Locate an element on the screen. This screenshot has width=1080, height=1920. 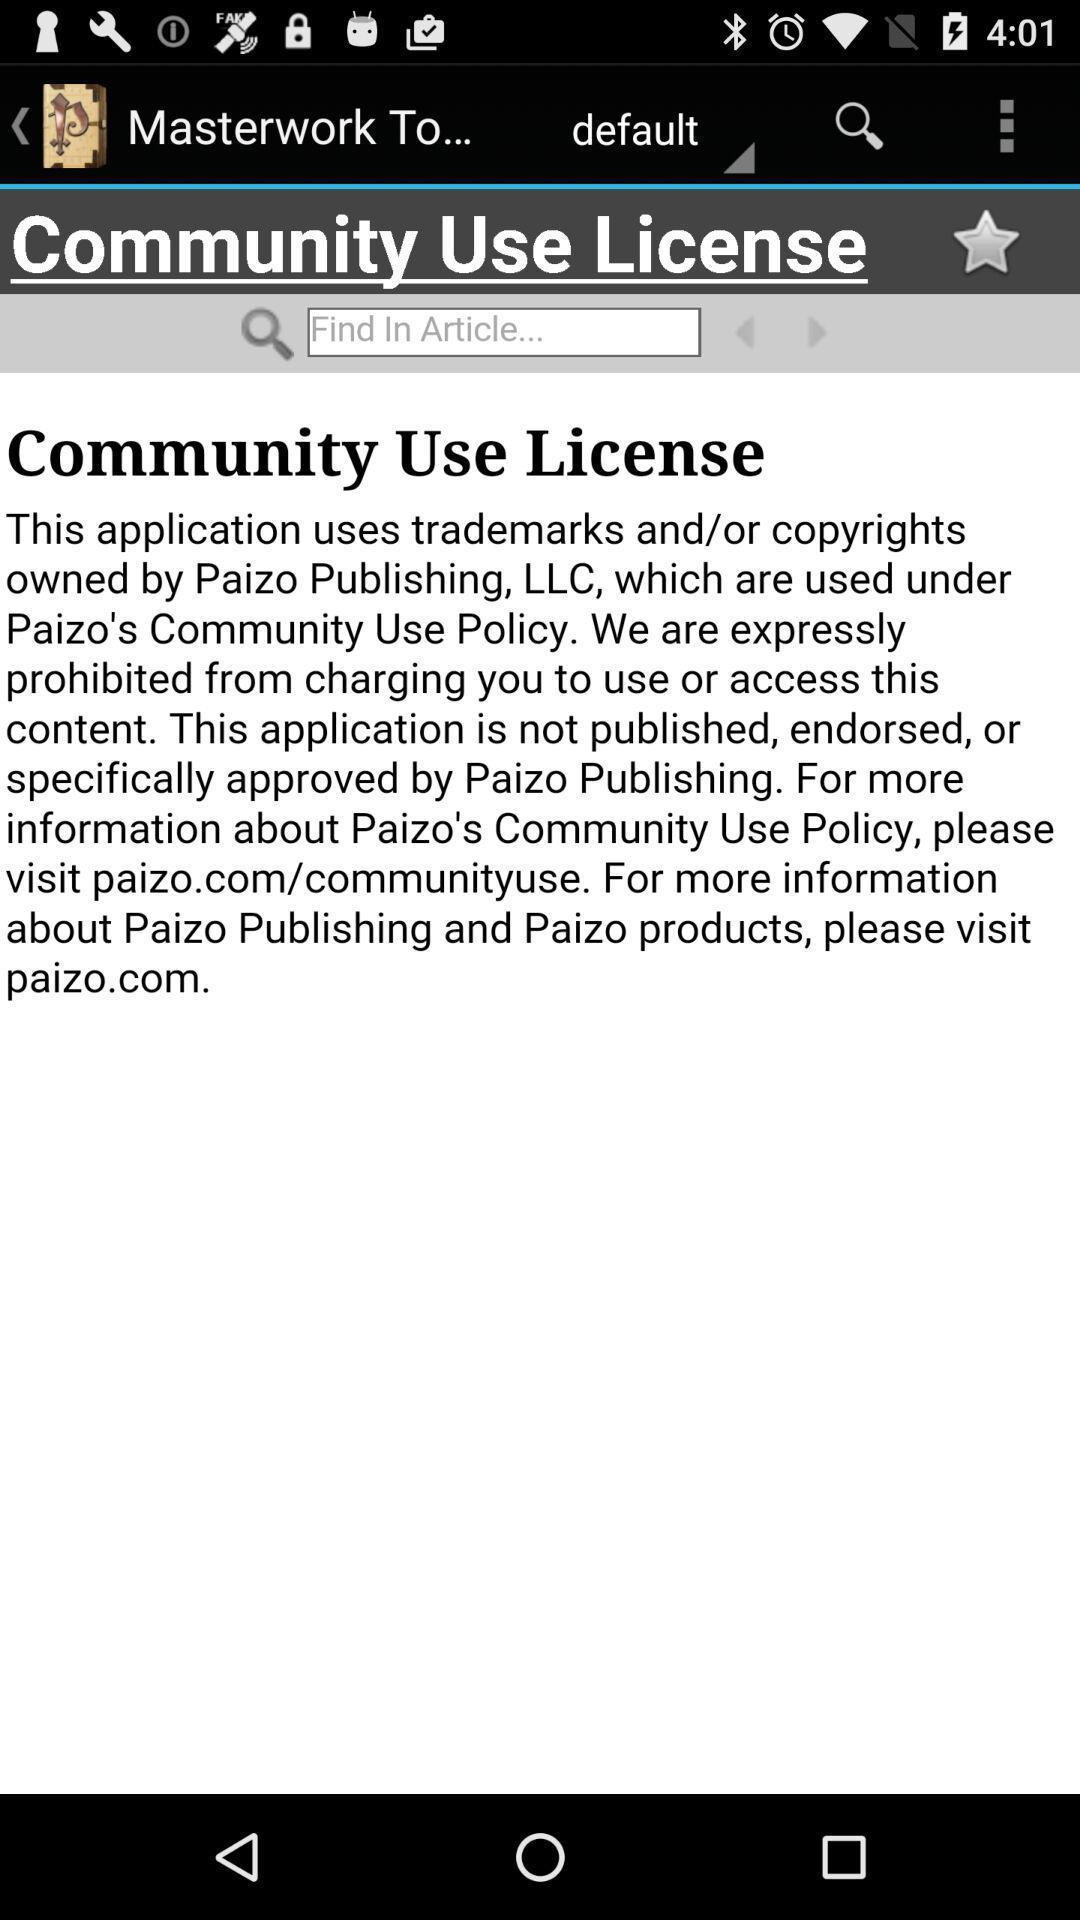
the star icon is located at coordinates (984, 257).